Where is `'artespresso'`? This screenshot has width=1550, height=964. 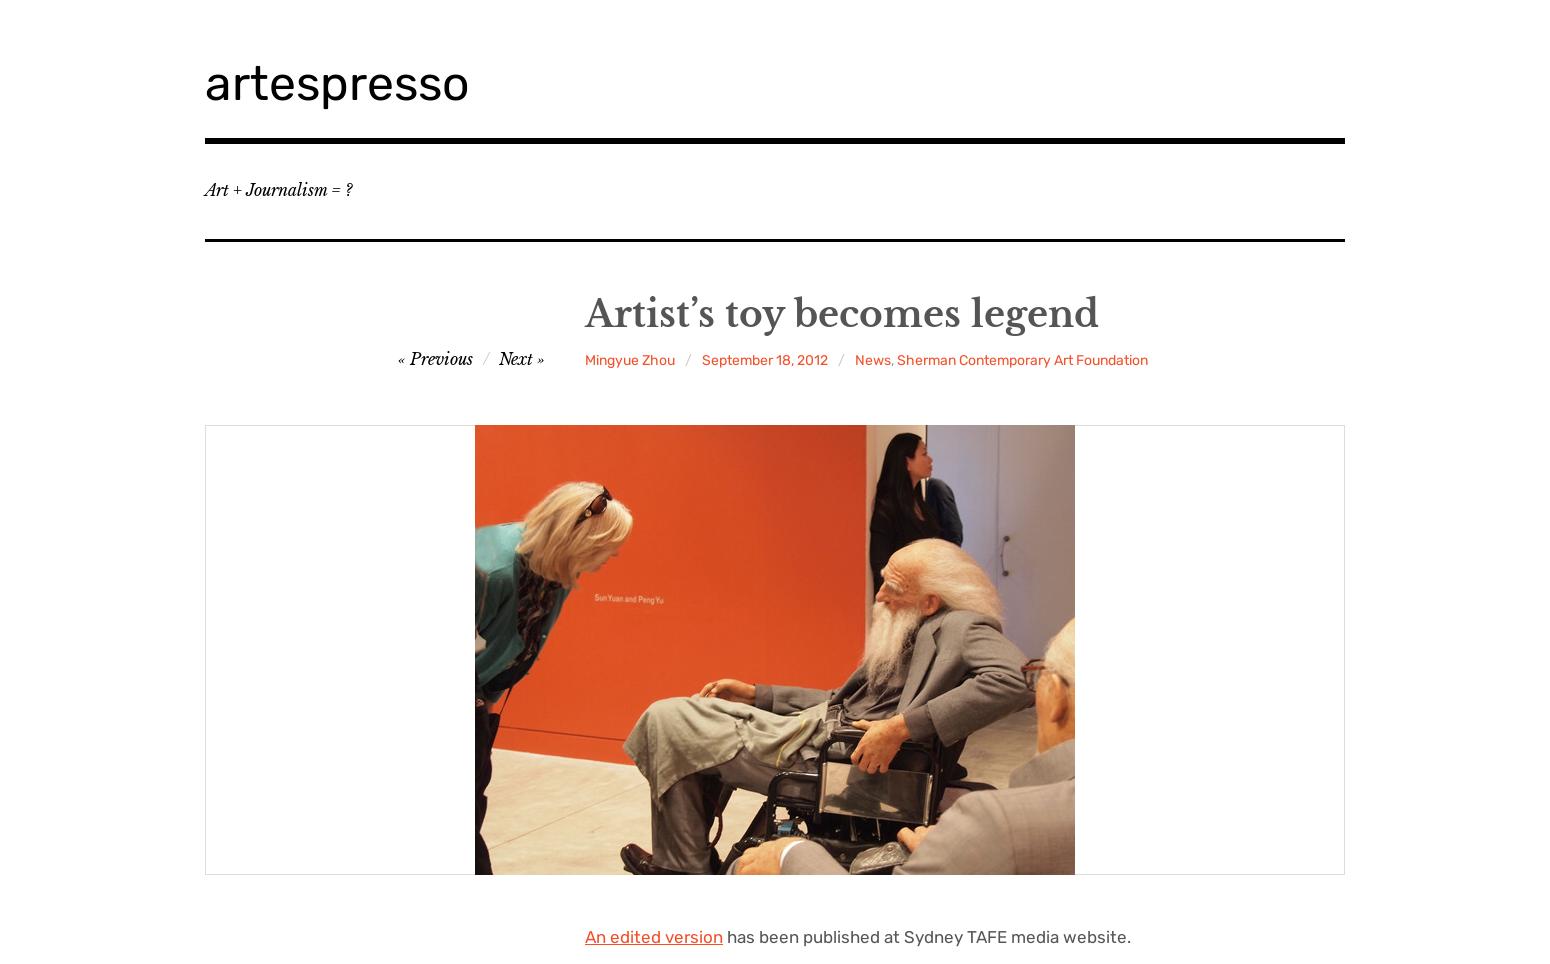
'artespresso' is located at coordinates (336, 82).